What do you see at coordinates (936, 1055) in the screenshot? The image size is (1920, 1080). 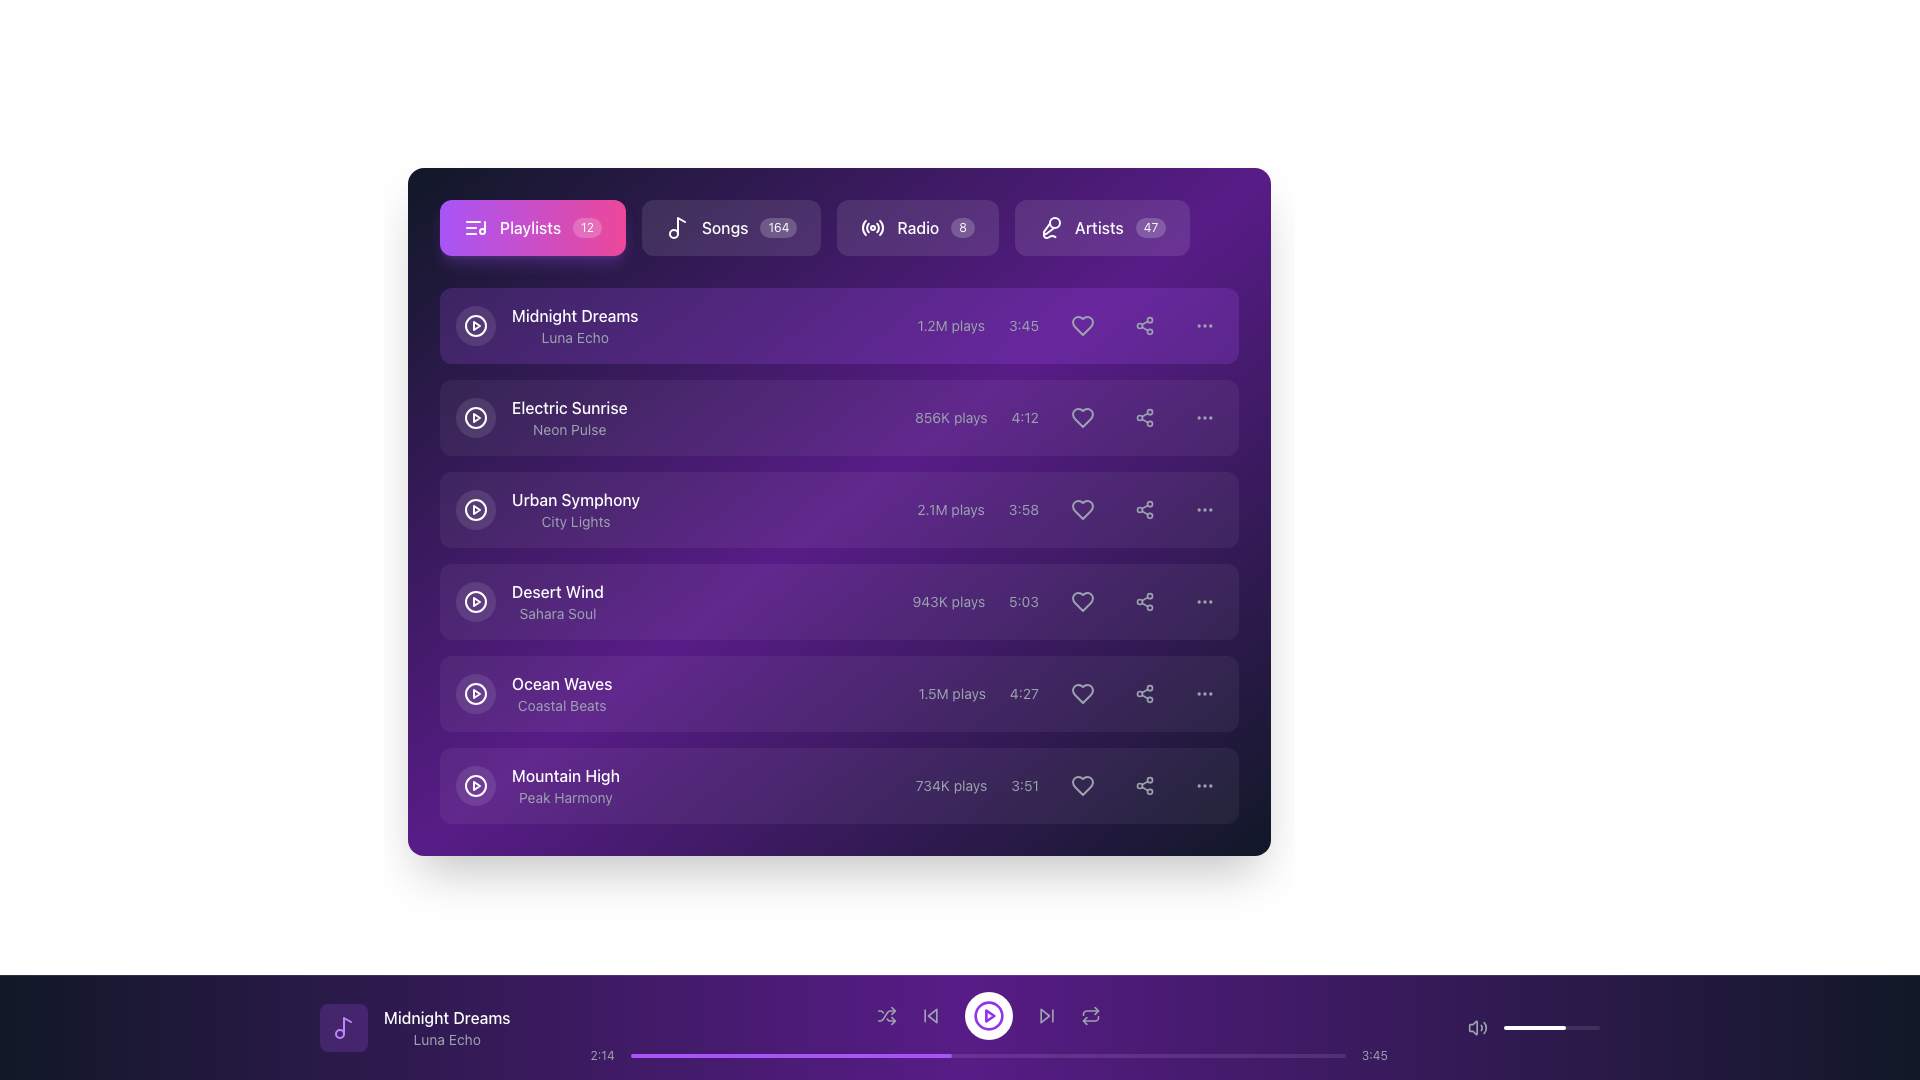 I see `playback time` at bounding box center [936, 1055].